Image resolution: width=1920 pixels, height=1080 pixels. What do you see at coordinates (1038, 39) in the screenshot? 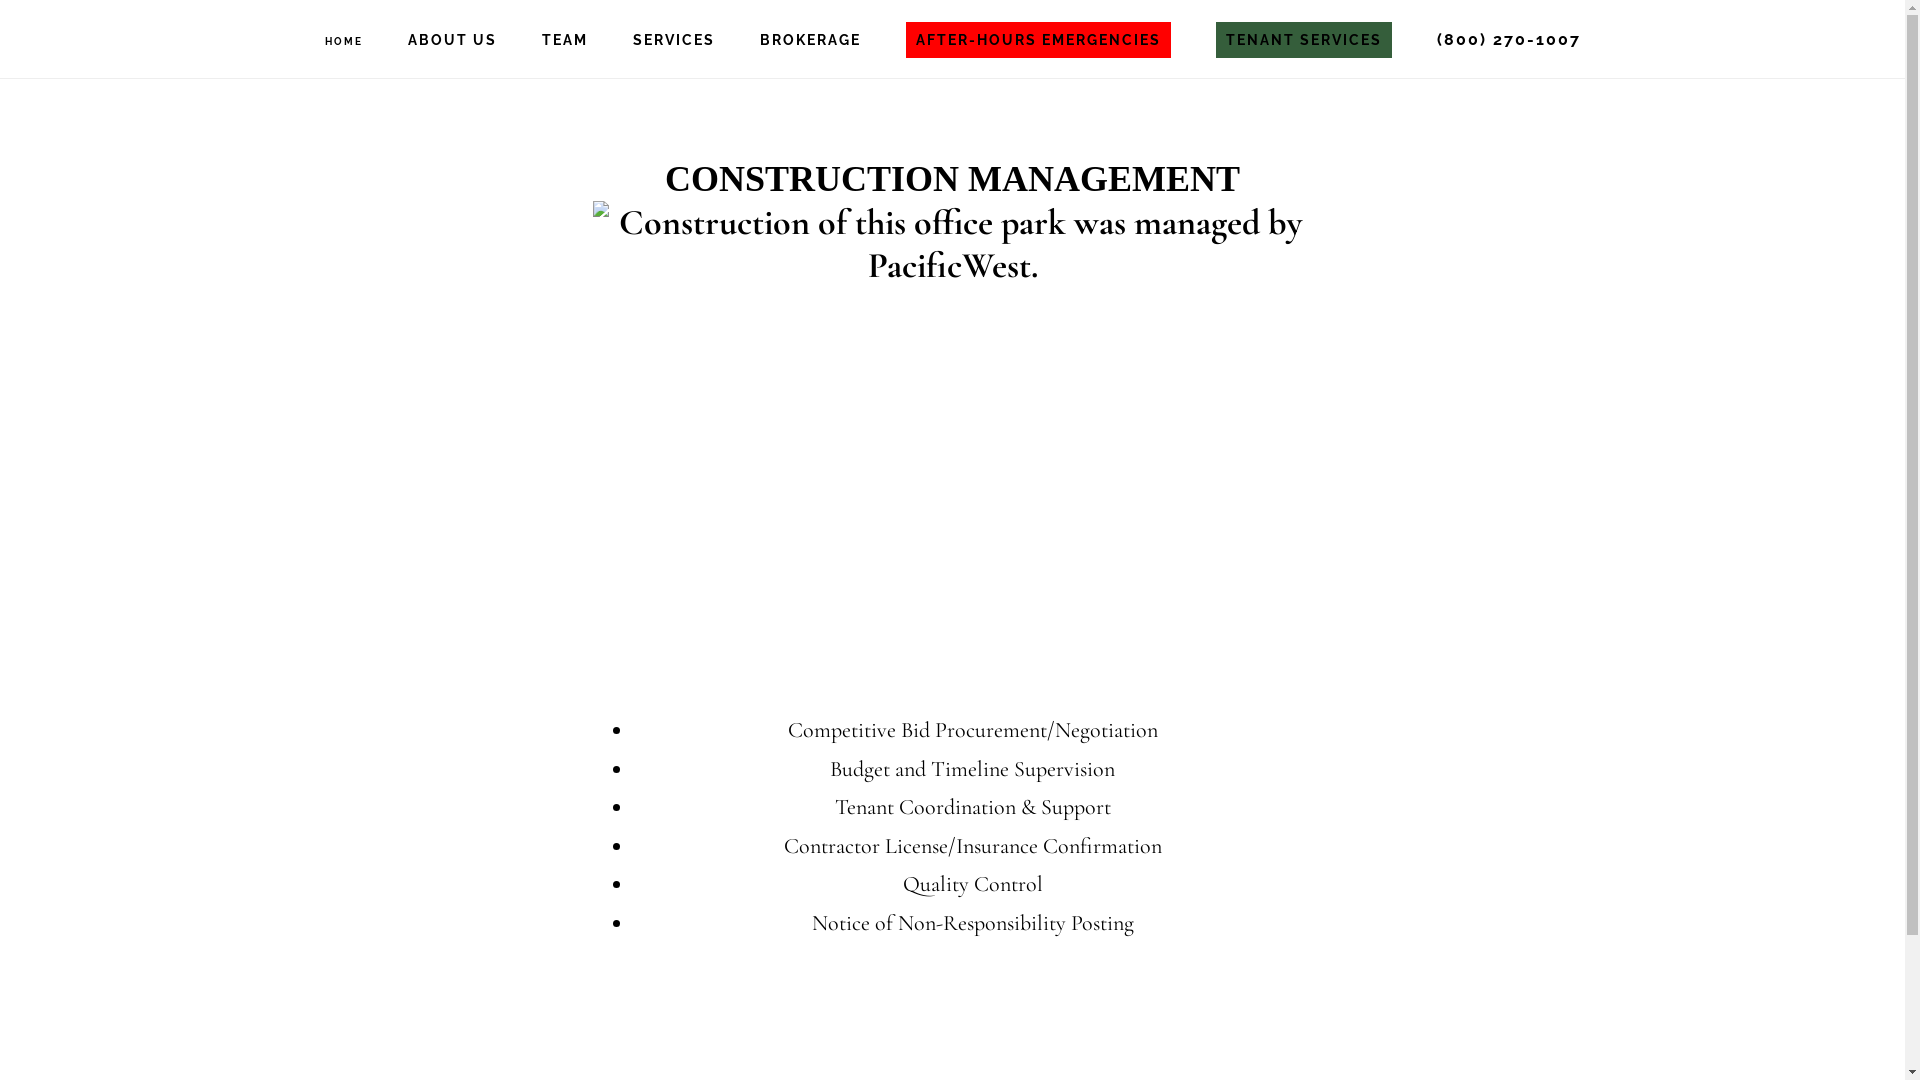
I see `'AFTER-HOURS EMERGENCIES'` at bounding box center [1038, 39].